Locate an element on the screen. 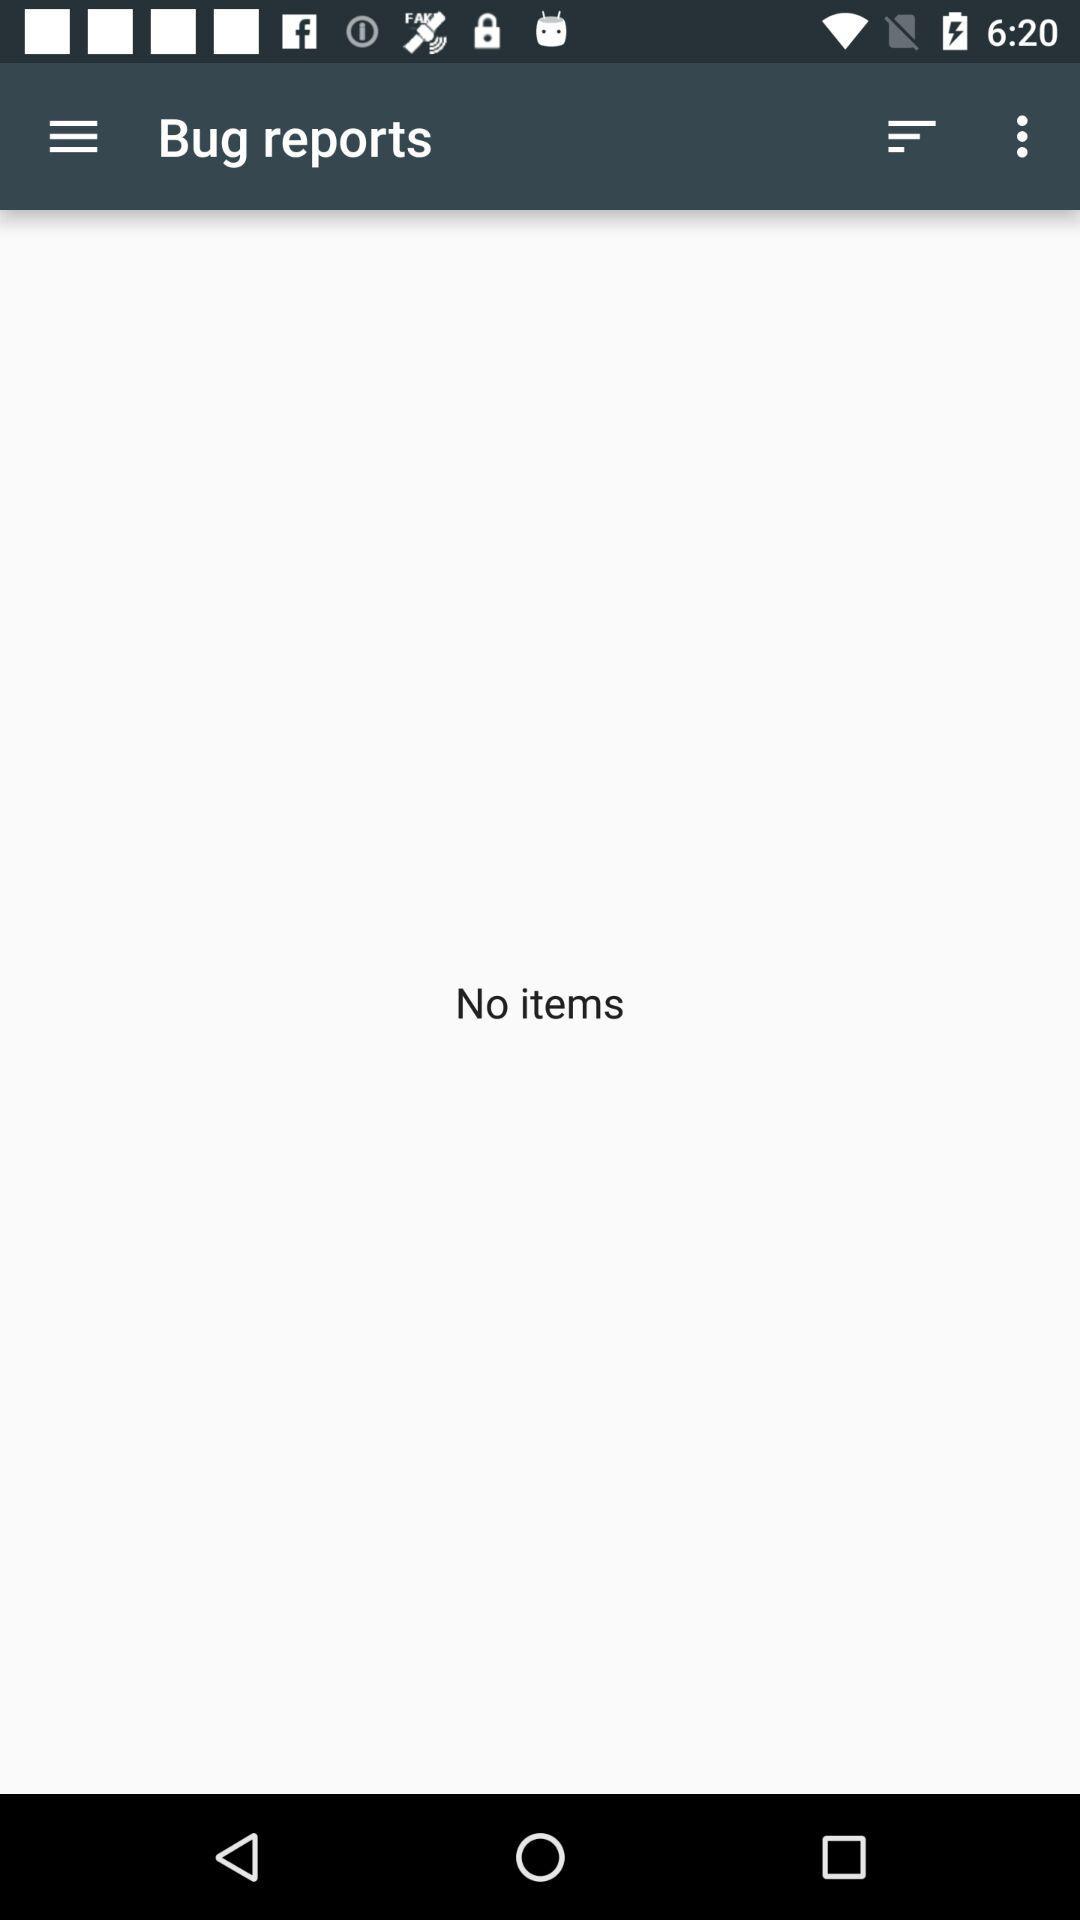 The width and height of the screenshot is (1080, 1920). item above no items is located at coordinates (72, 135).